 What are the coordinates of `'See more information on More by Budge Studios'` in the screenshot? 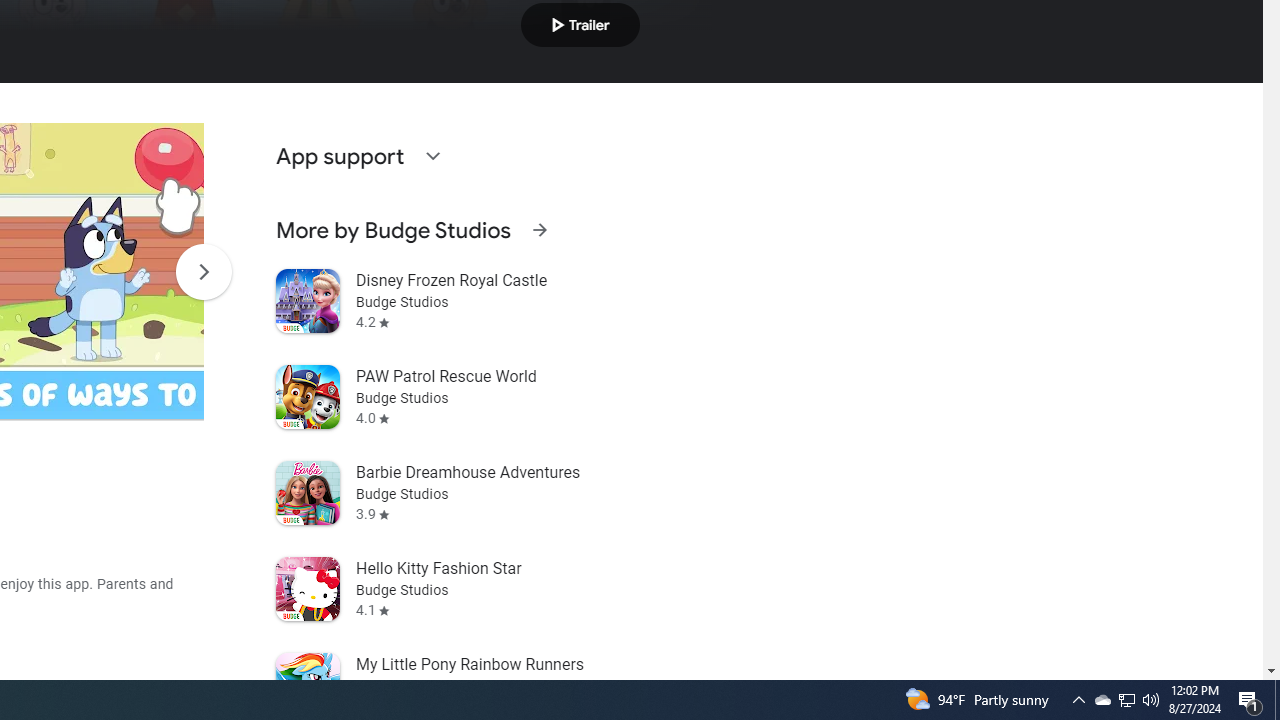 It's located at (539, 229).